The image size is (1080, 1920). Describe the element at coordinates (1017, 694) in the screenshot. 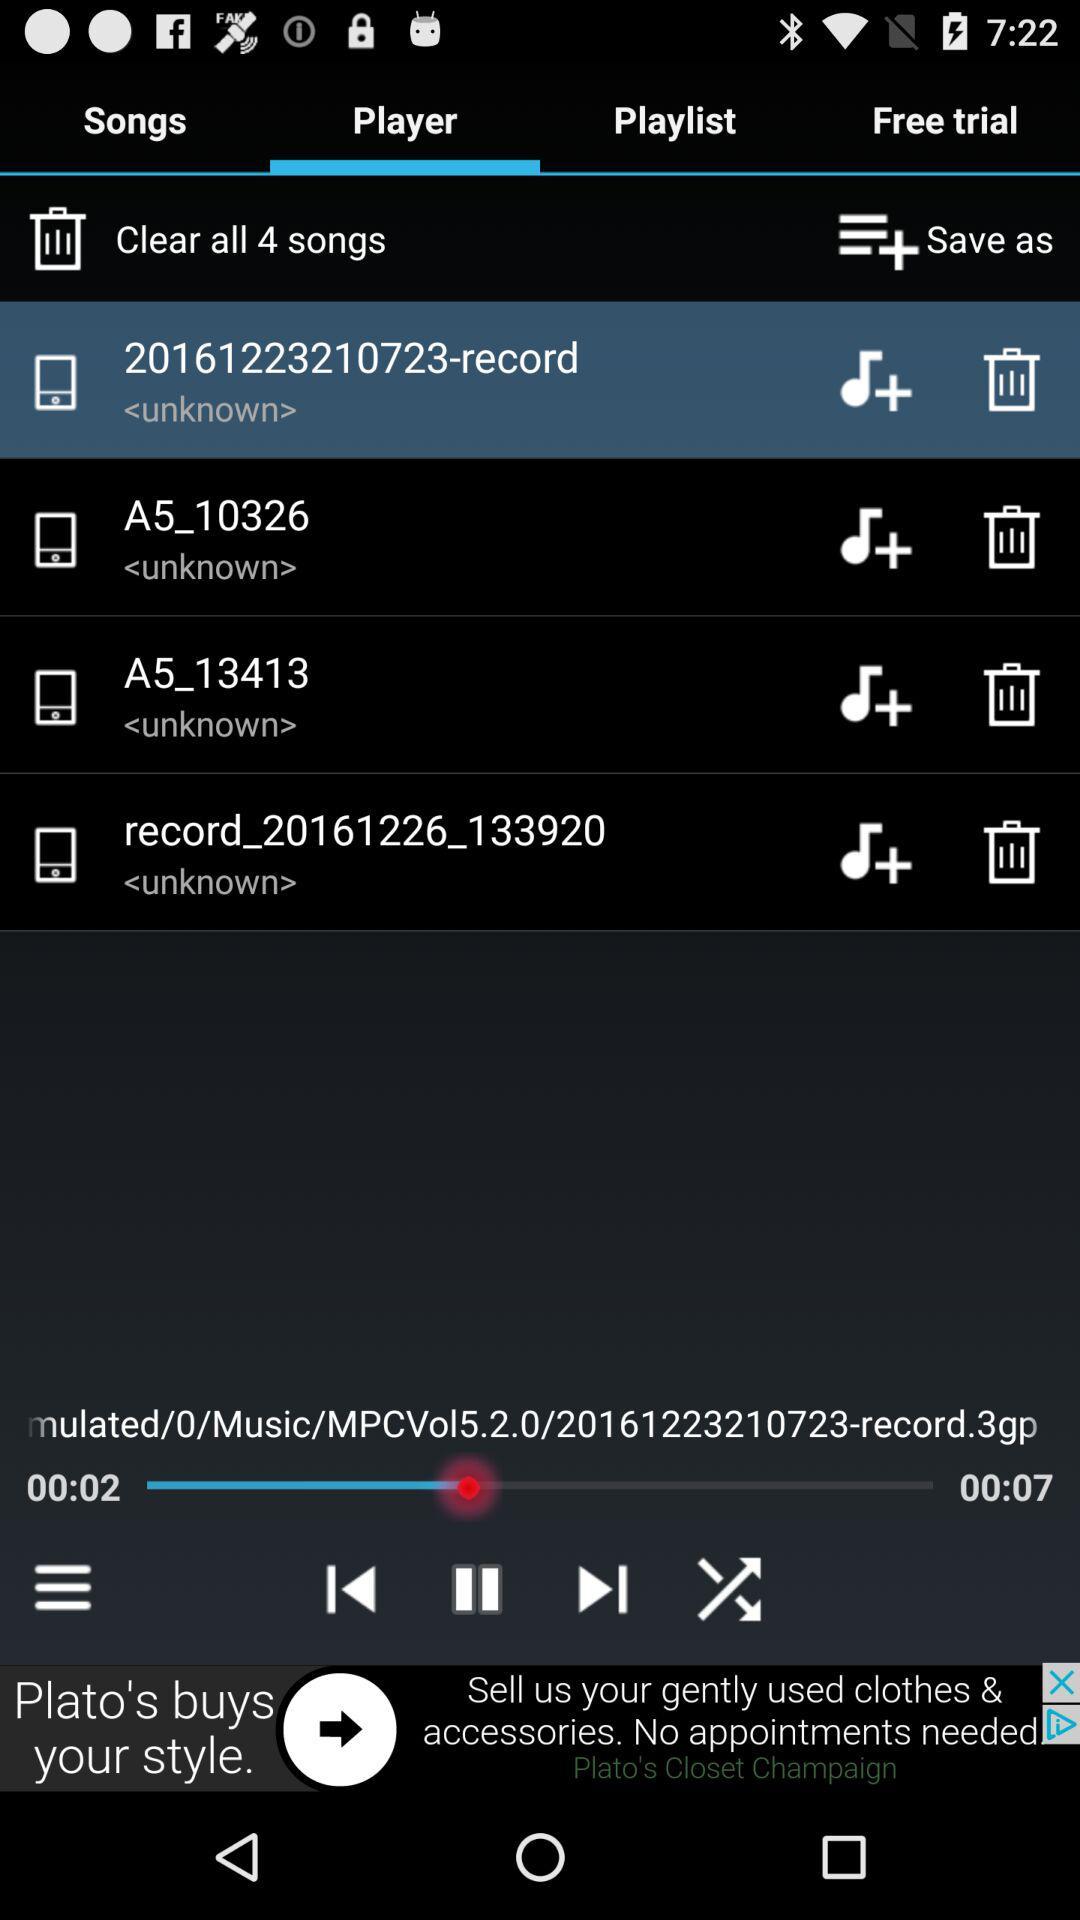

I see `delete` at that location.